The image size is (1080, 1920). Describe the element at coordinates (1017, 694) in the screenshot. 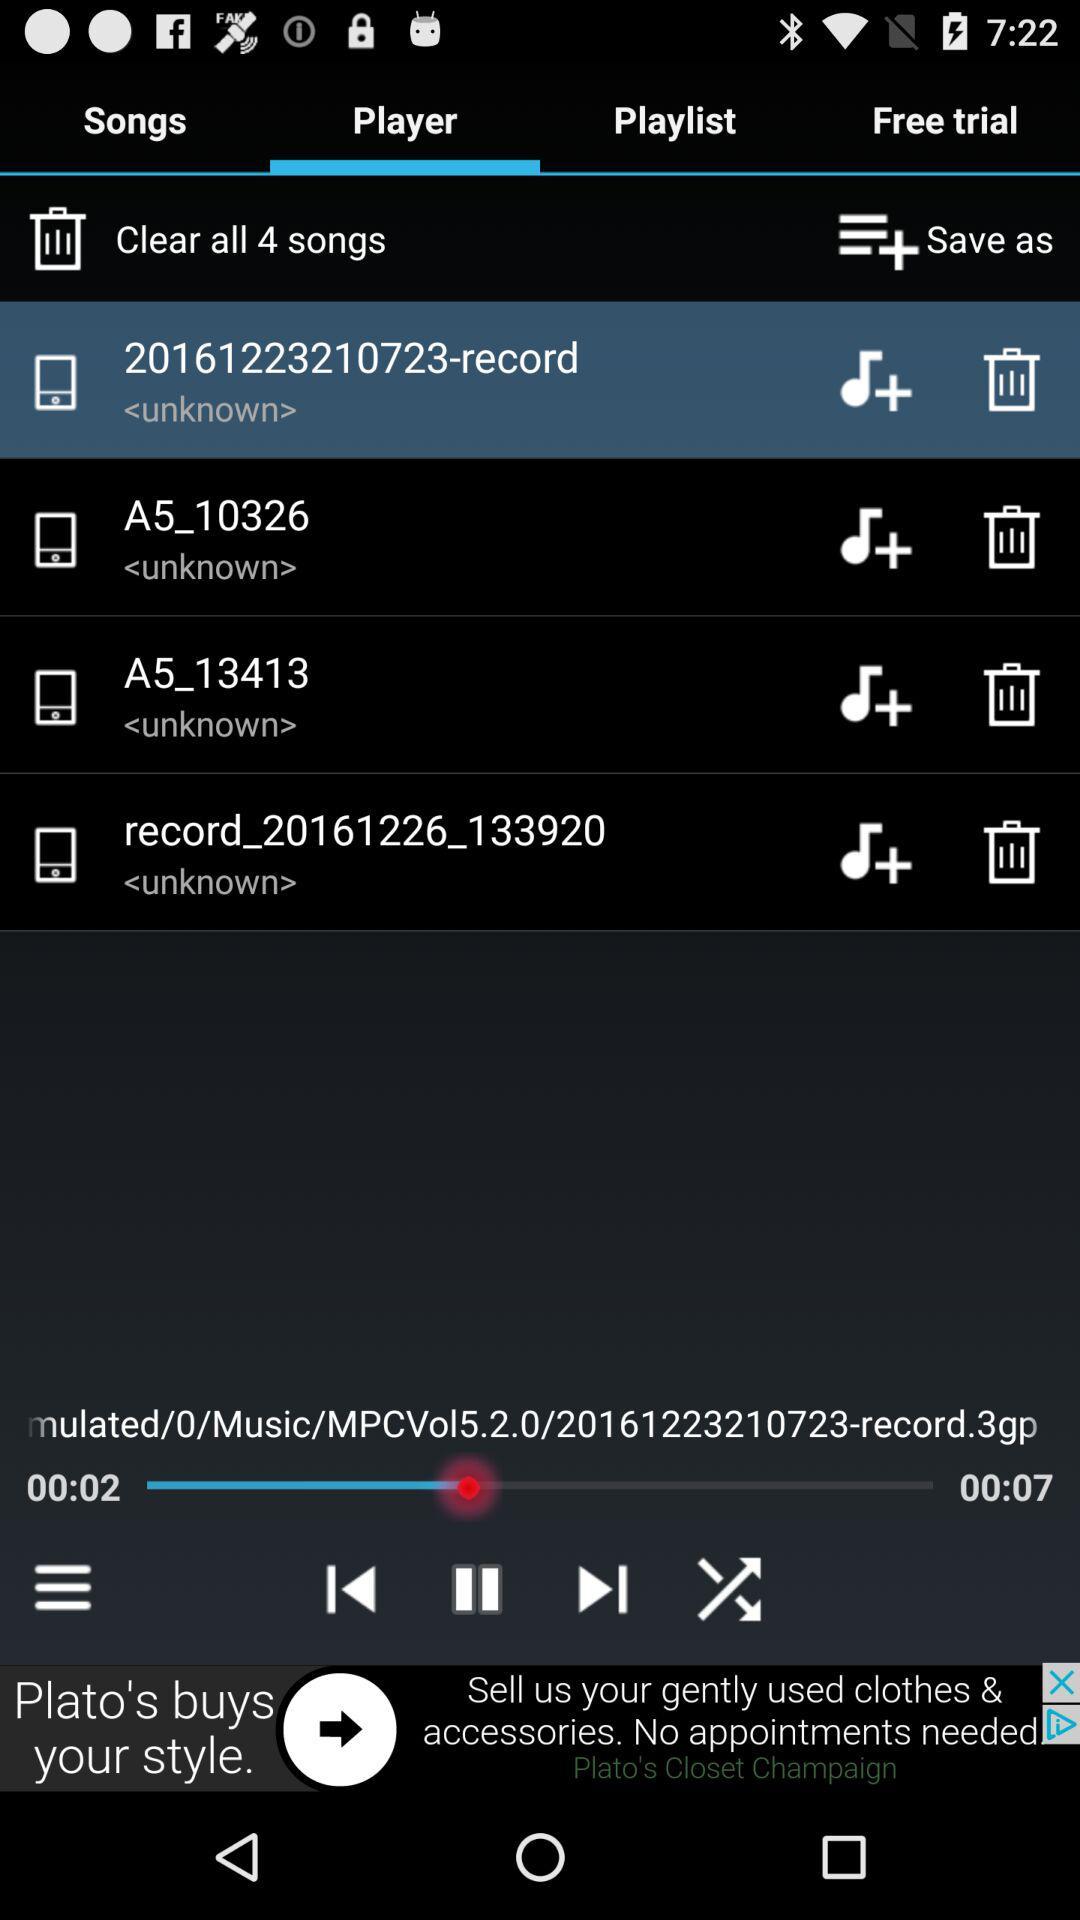

I see `delete` at that location.